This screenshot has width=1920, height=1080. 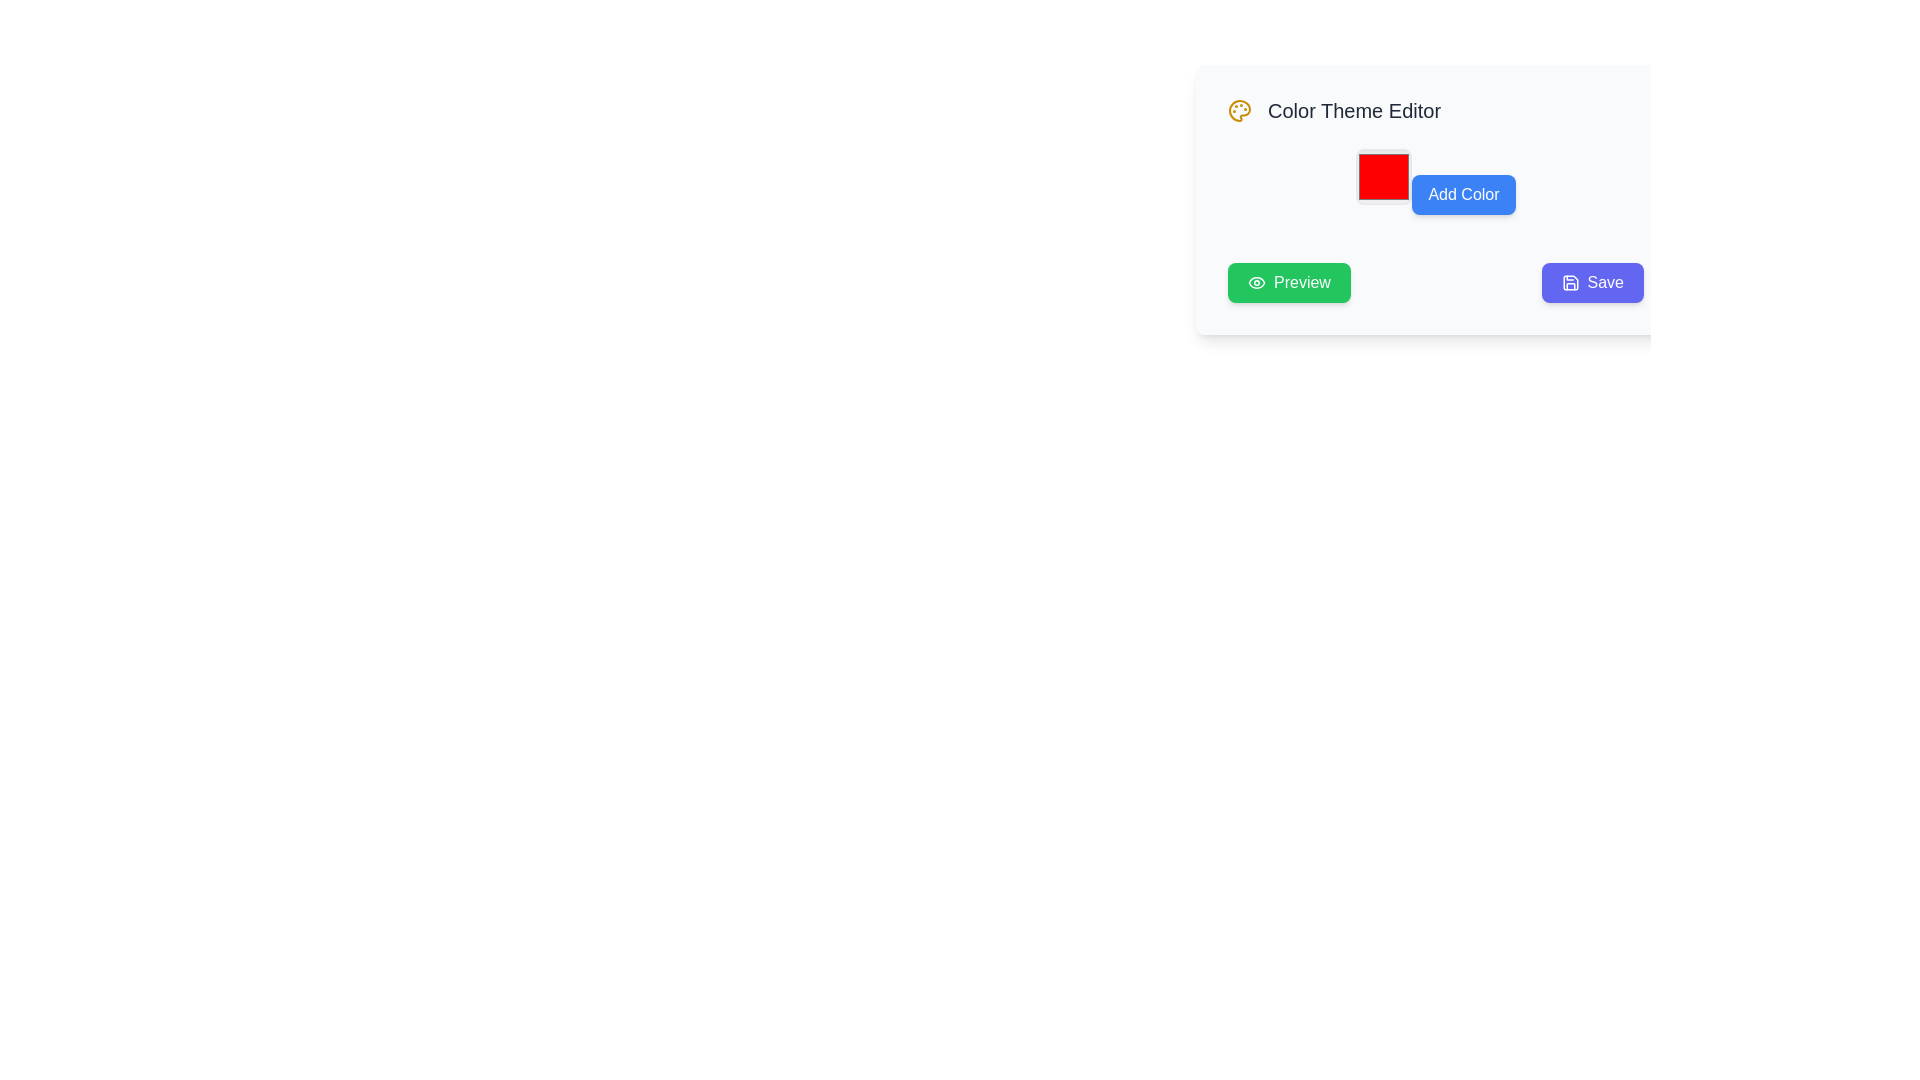 What do you see at coordinates (1569, 282) in the screenshot?
I see `the save icon, which is integrated into the blue 'Save' button labeled with white text, located at the center-left part of the button in the bottom-right quadrant of the visible card` at bounding box center [1569, 282].